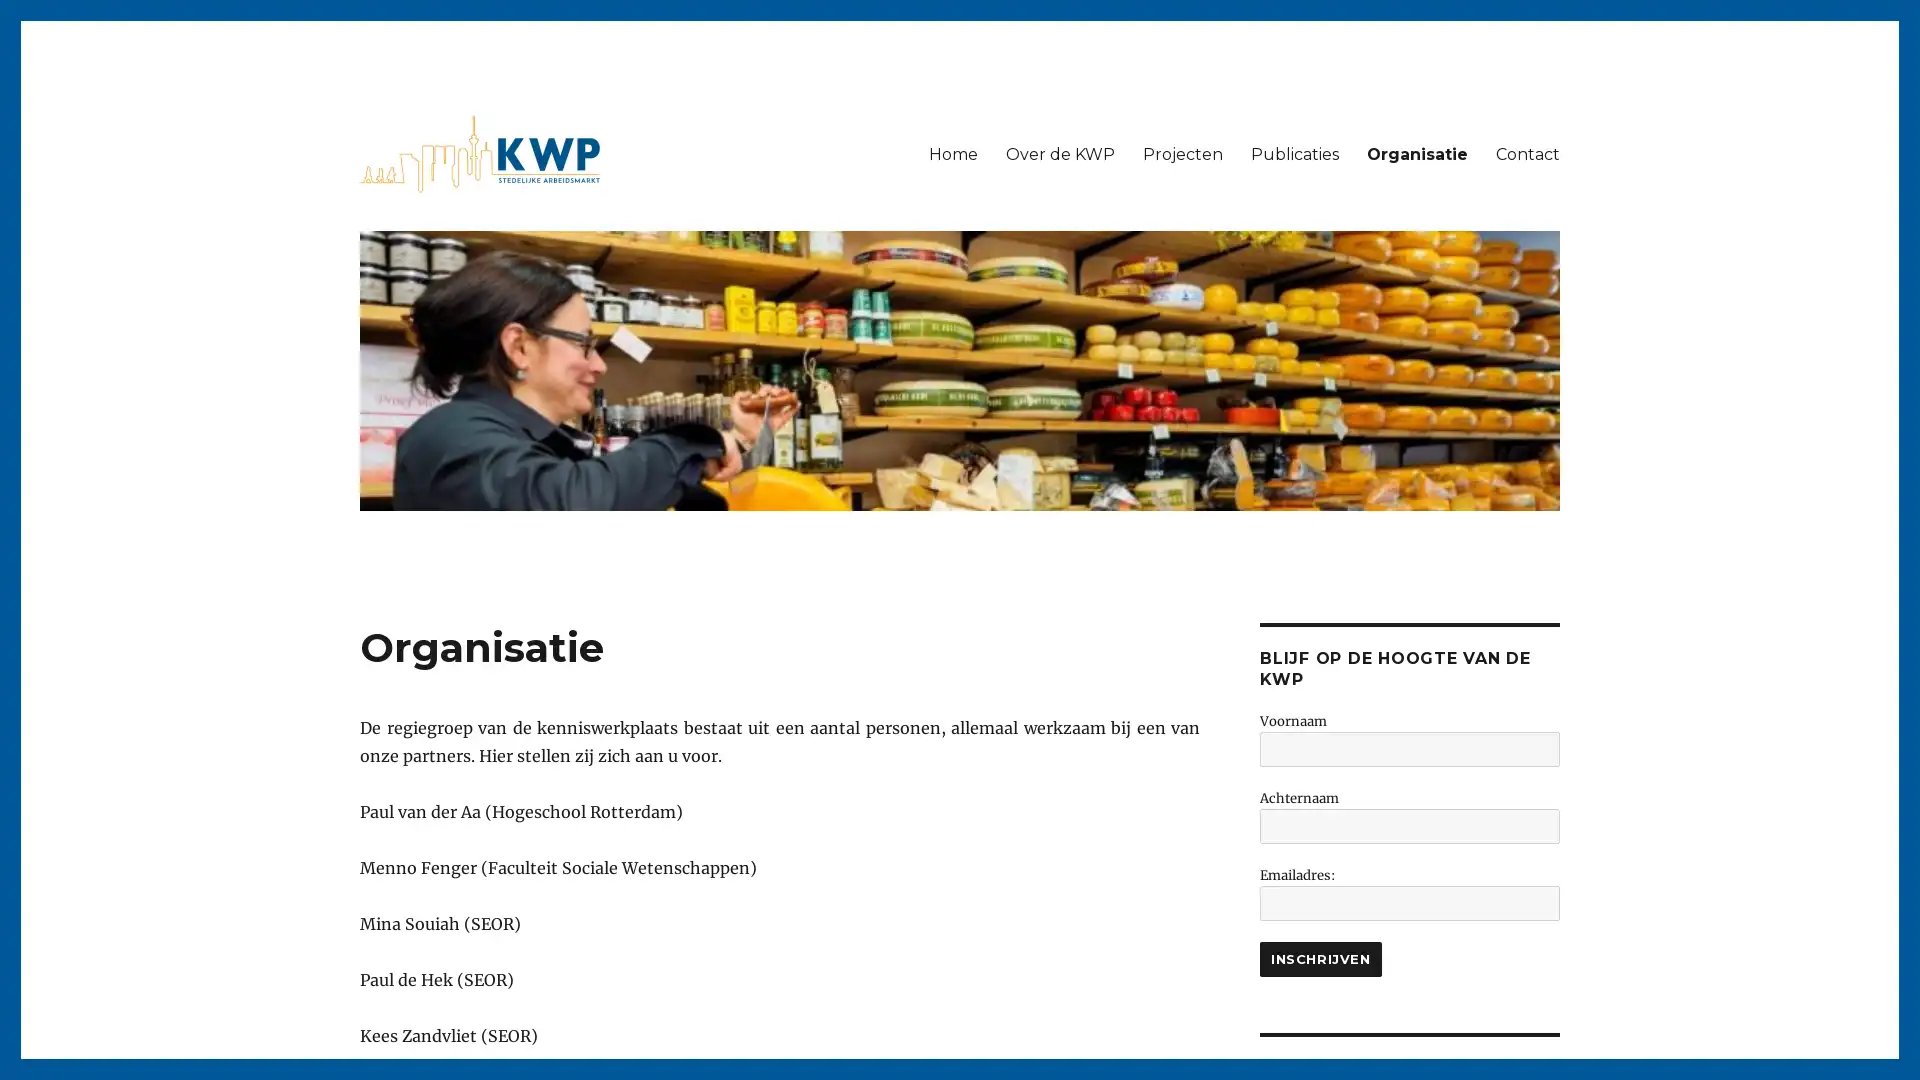  I want to click on Inschrijven, so click(1320, 958).